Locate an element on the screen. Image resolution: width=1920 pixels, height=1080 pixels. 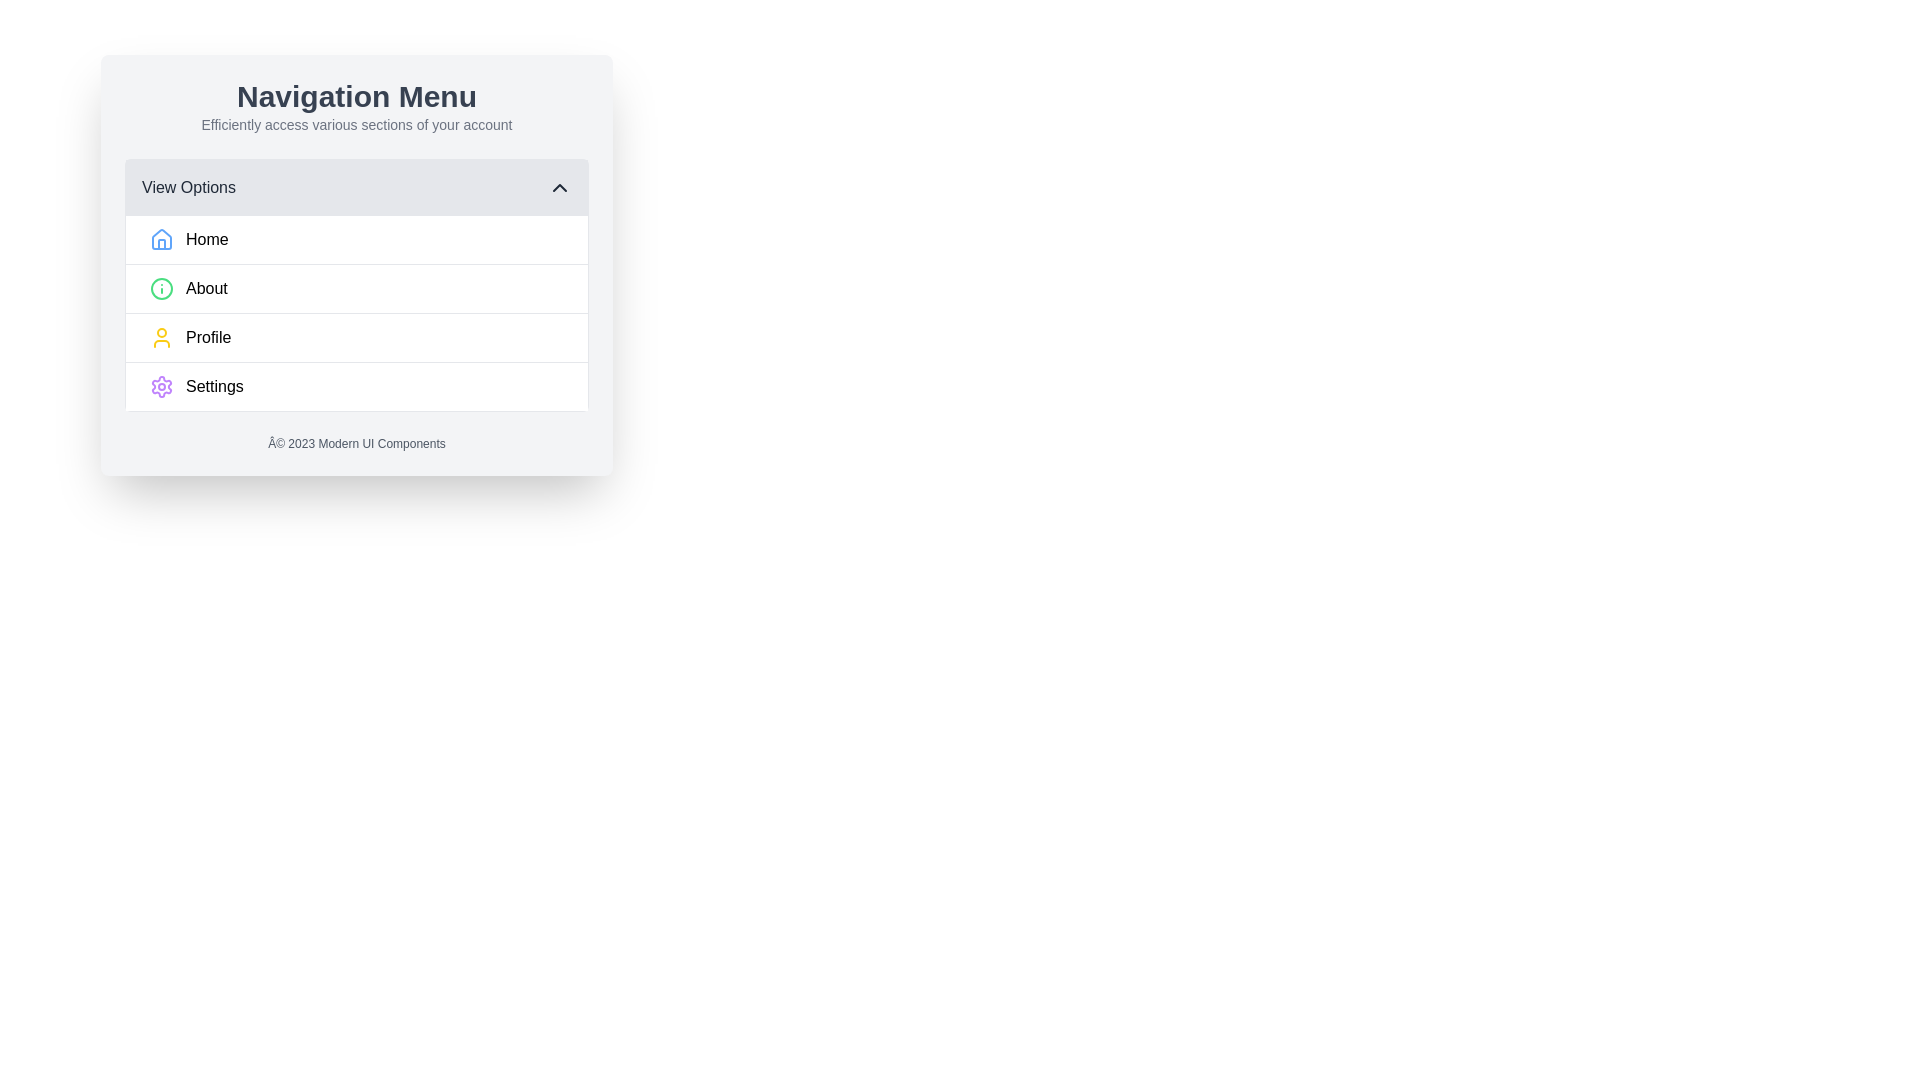
the house icon, which is a blue graphical representation with a triangular roof and rectangular base, located is located at coordinates (162, 238).